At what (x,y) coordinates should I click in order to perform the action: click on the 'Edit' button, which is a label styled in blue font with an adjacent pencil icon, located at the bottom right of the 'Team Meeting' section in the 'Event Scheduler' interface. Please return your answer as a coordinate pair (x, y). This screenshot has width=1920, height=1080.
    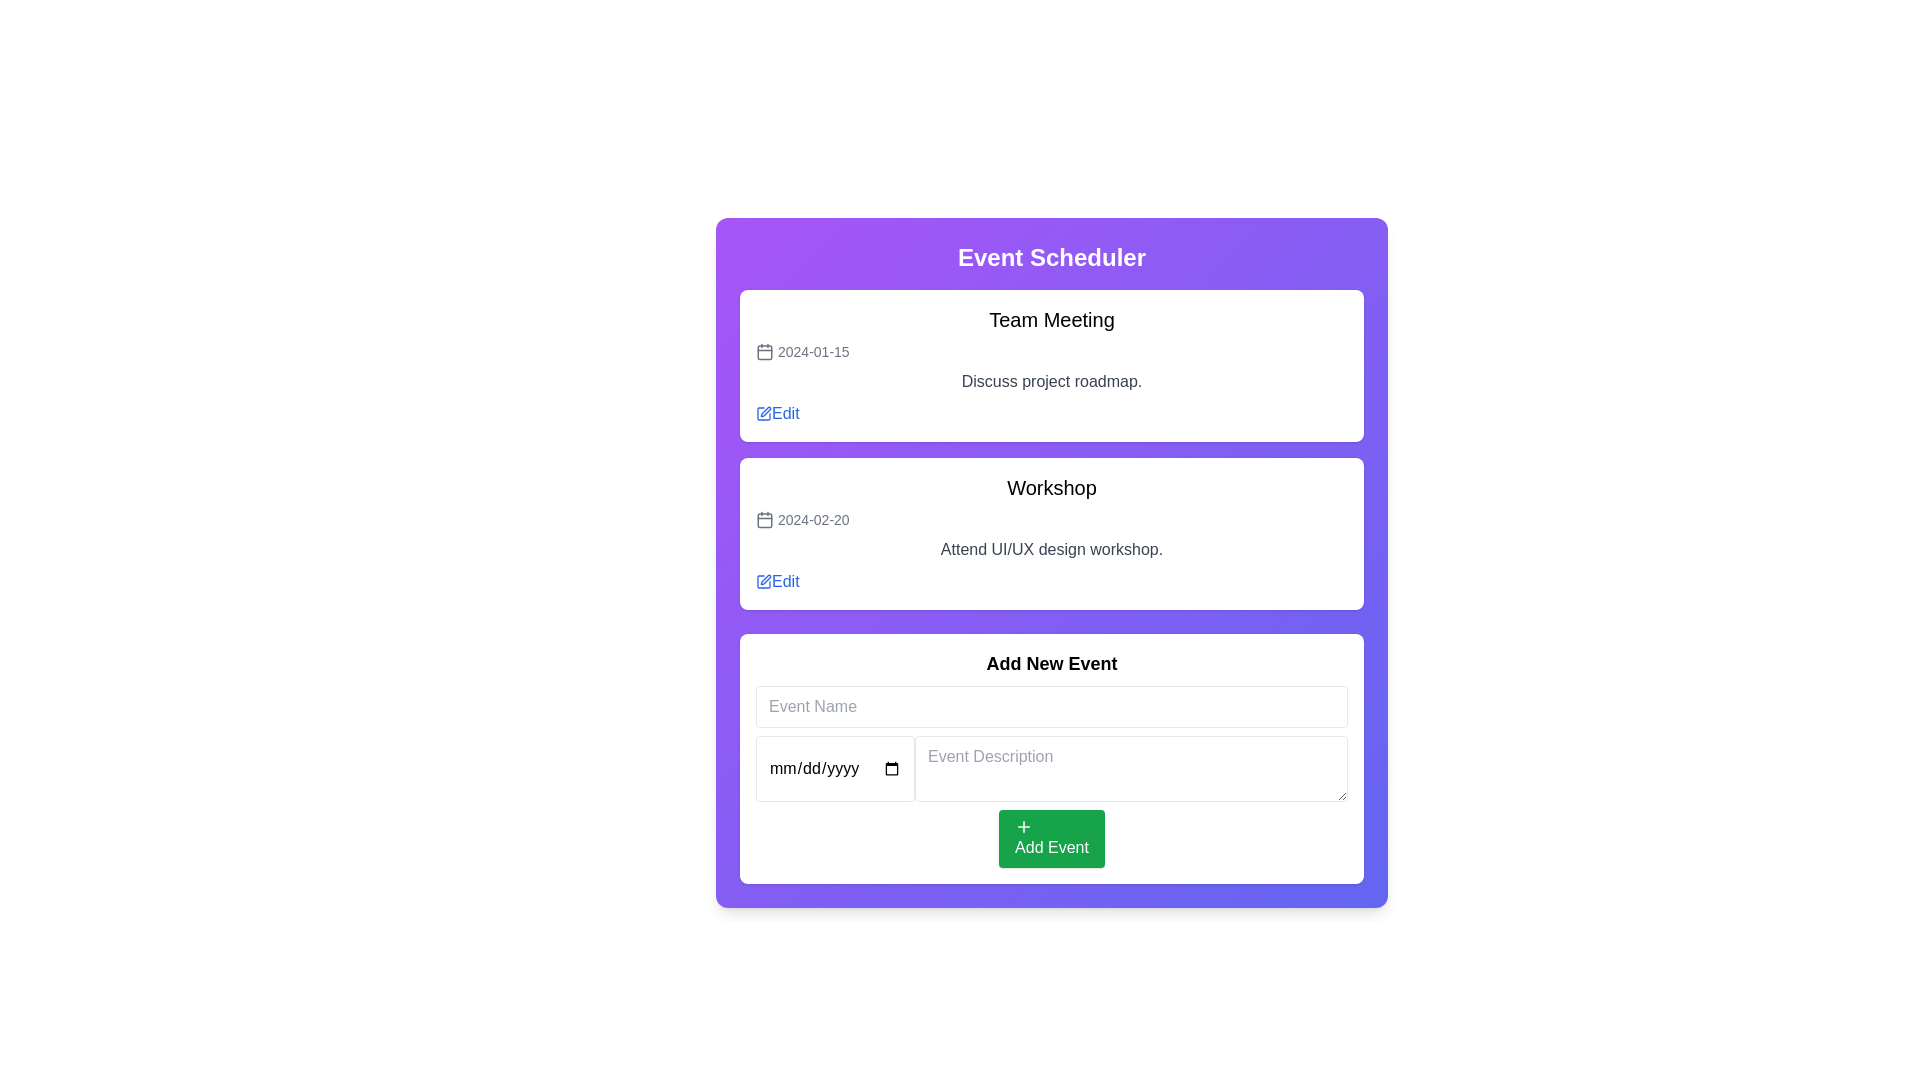
    Looking at the image, I should click on (776, 412).